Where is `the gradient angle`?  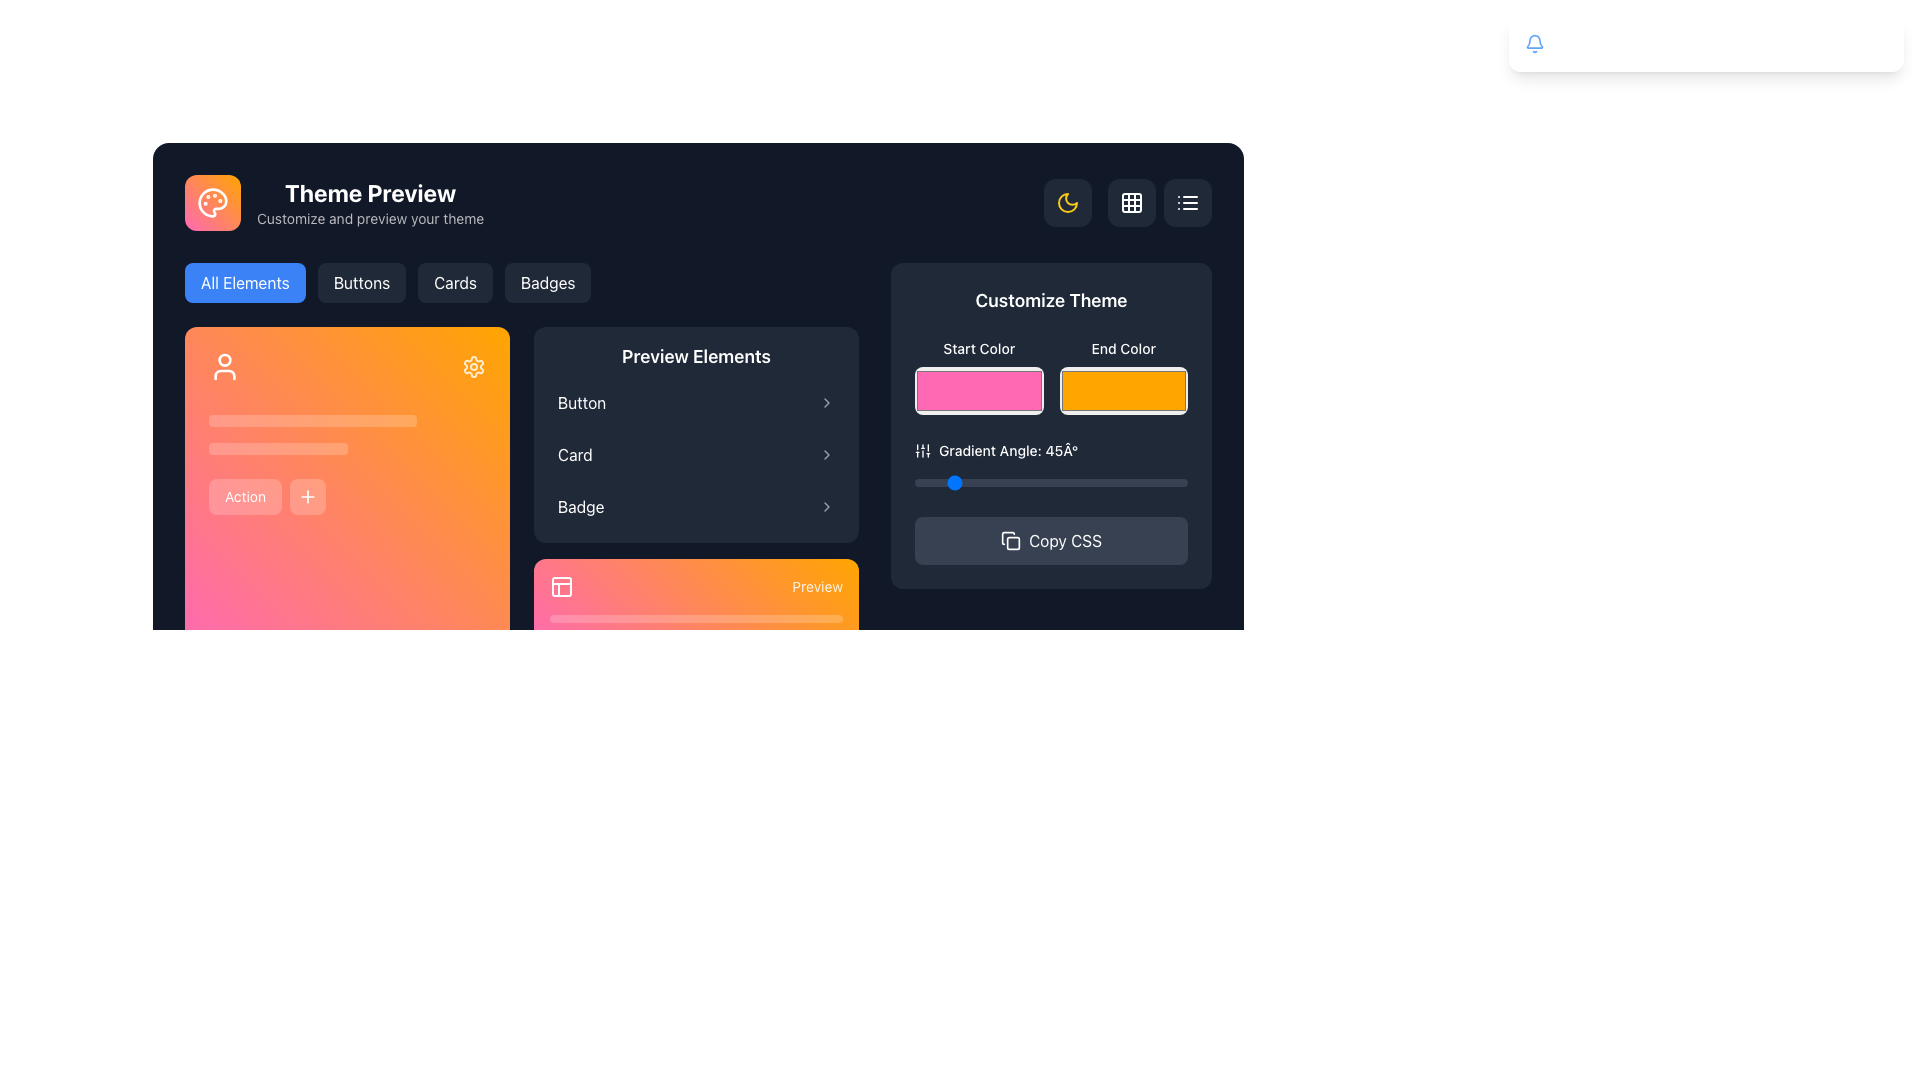 the gradient angle is located at coordinates (1114, 482).